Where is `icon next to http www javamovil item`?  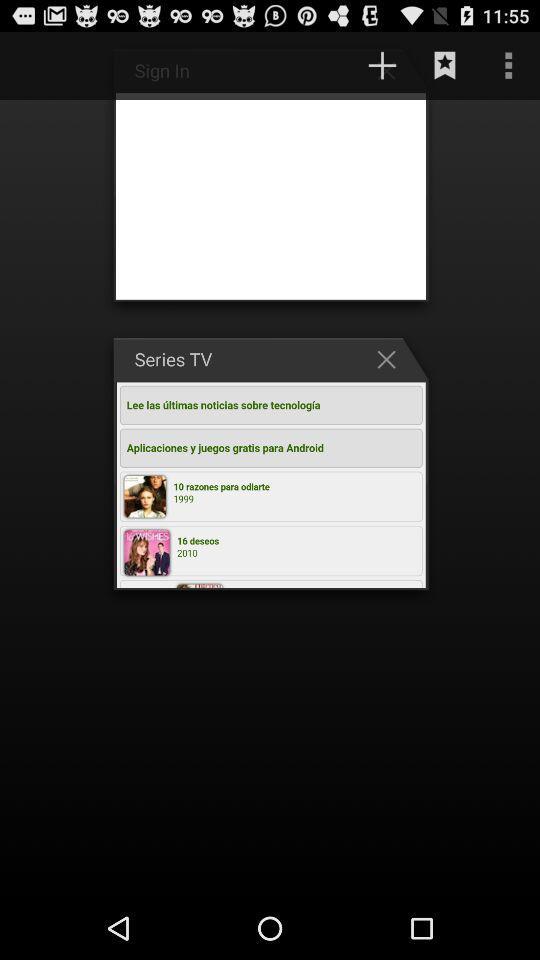
icon next to http www javamovil item is located at coordinates (41, 65).